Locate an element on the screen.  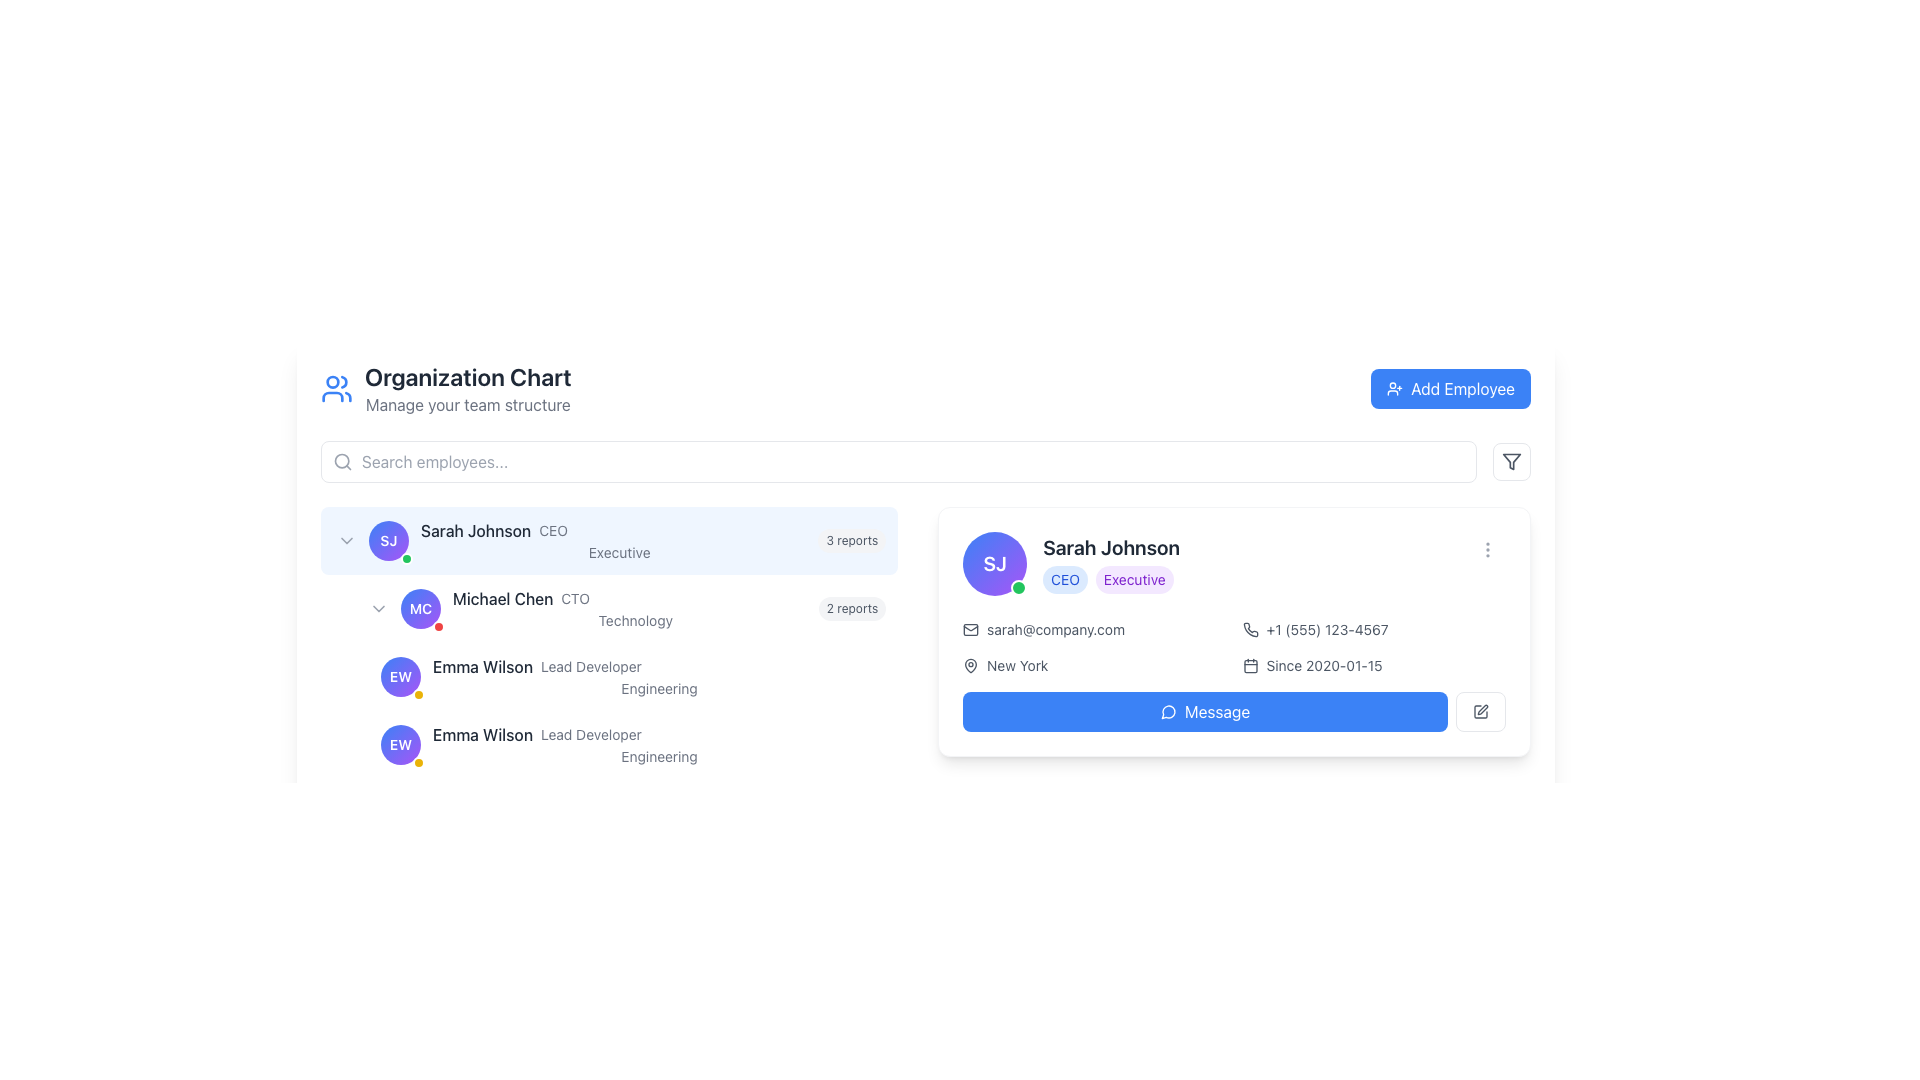
the Indicator or Status Badge located at the bottom-right corner of the avatar labeled 'EW', which has a gradient background from blue to purple, by clicking on the badge is located at coordinates (417, 763).